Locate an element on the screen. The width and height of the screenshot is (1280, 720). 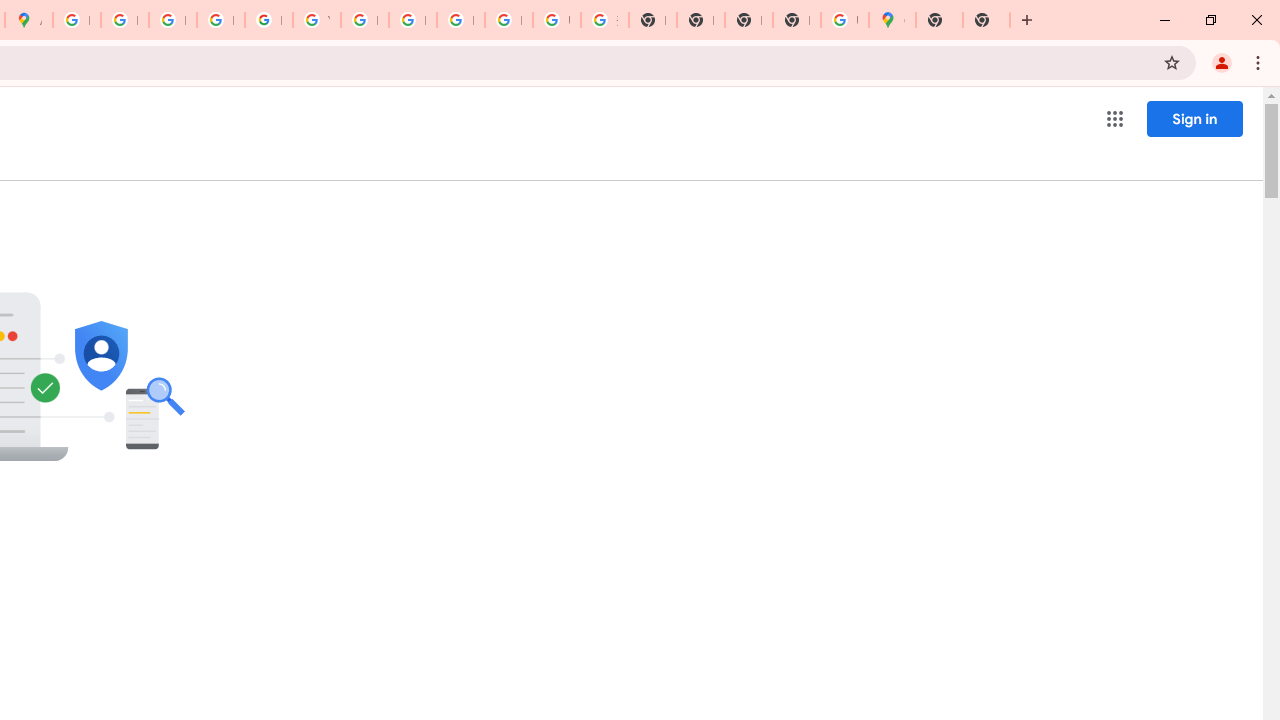
'Policy Accountability and Transparency - Transparency Center' is located at coordinates (76, 20).